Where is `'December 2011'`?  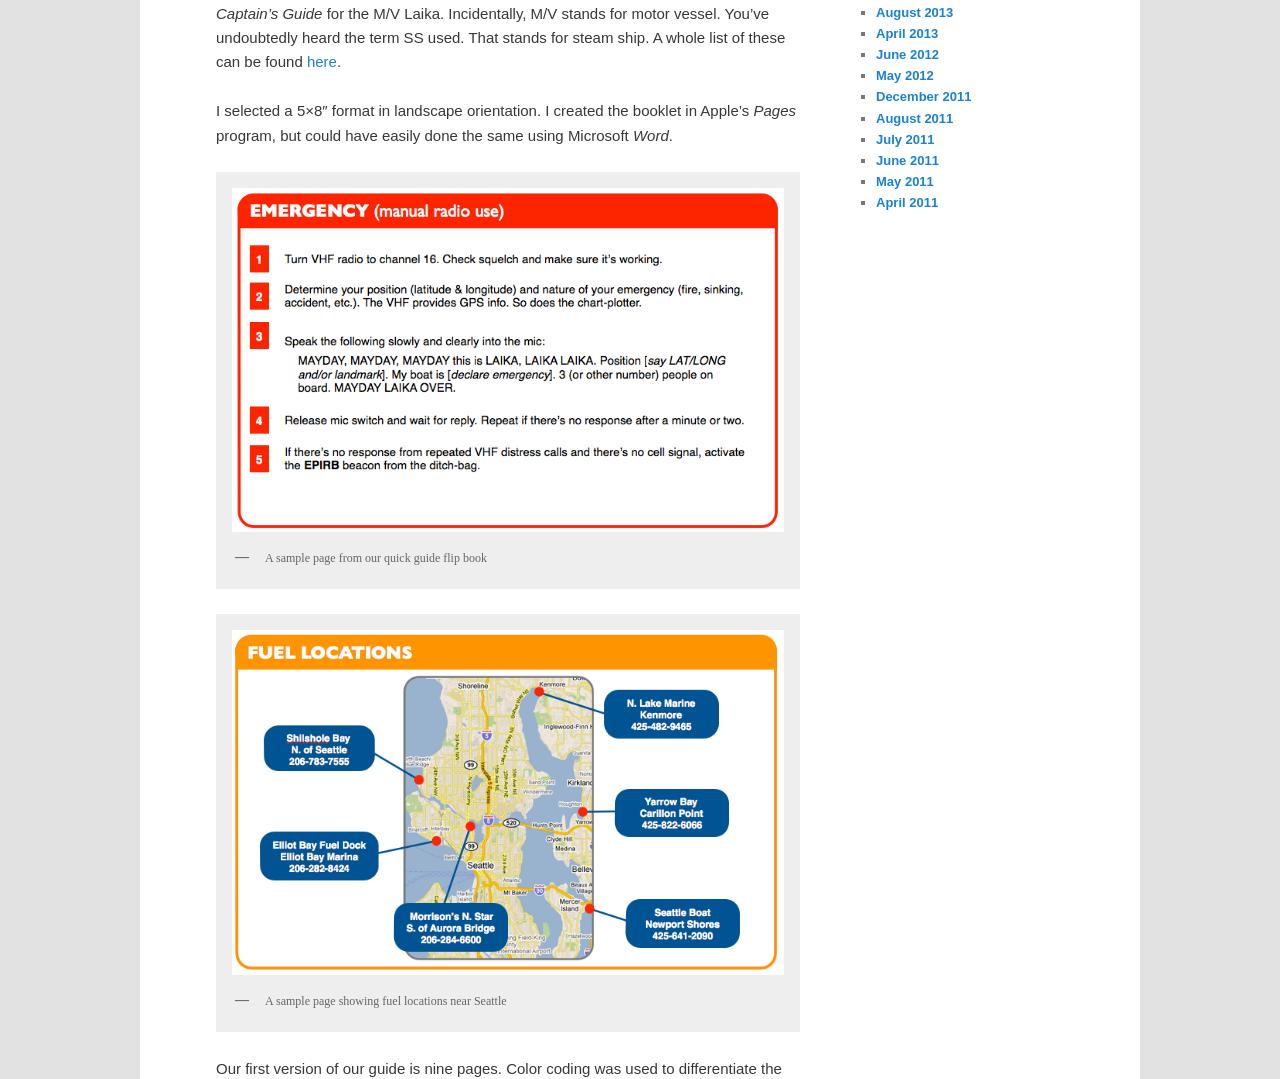 'December 2011' is located at coordinates (922, 96).